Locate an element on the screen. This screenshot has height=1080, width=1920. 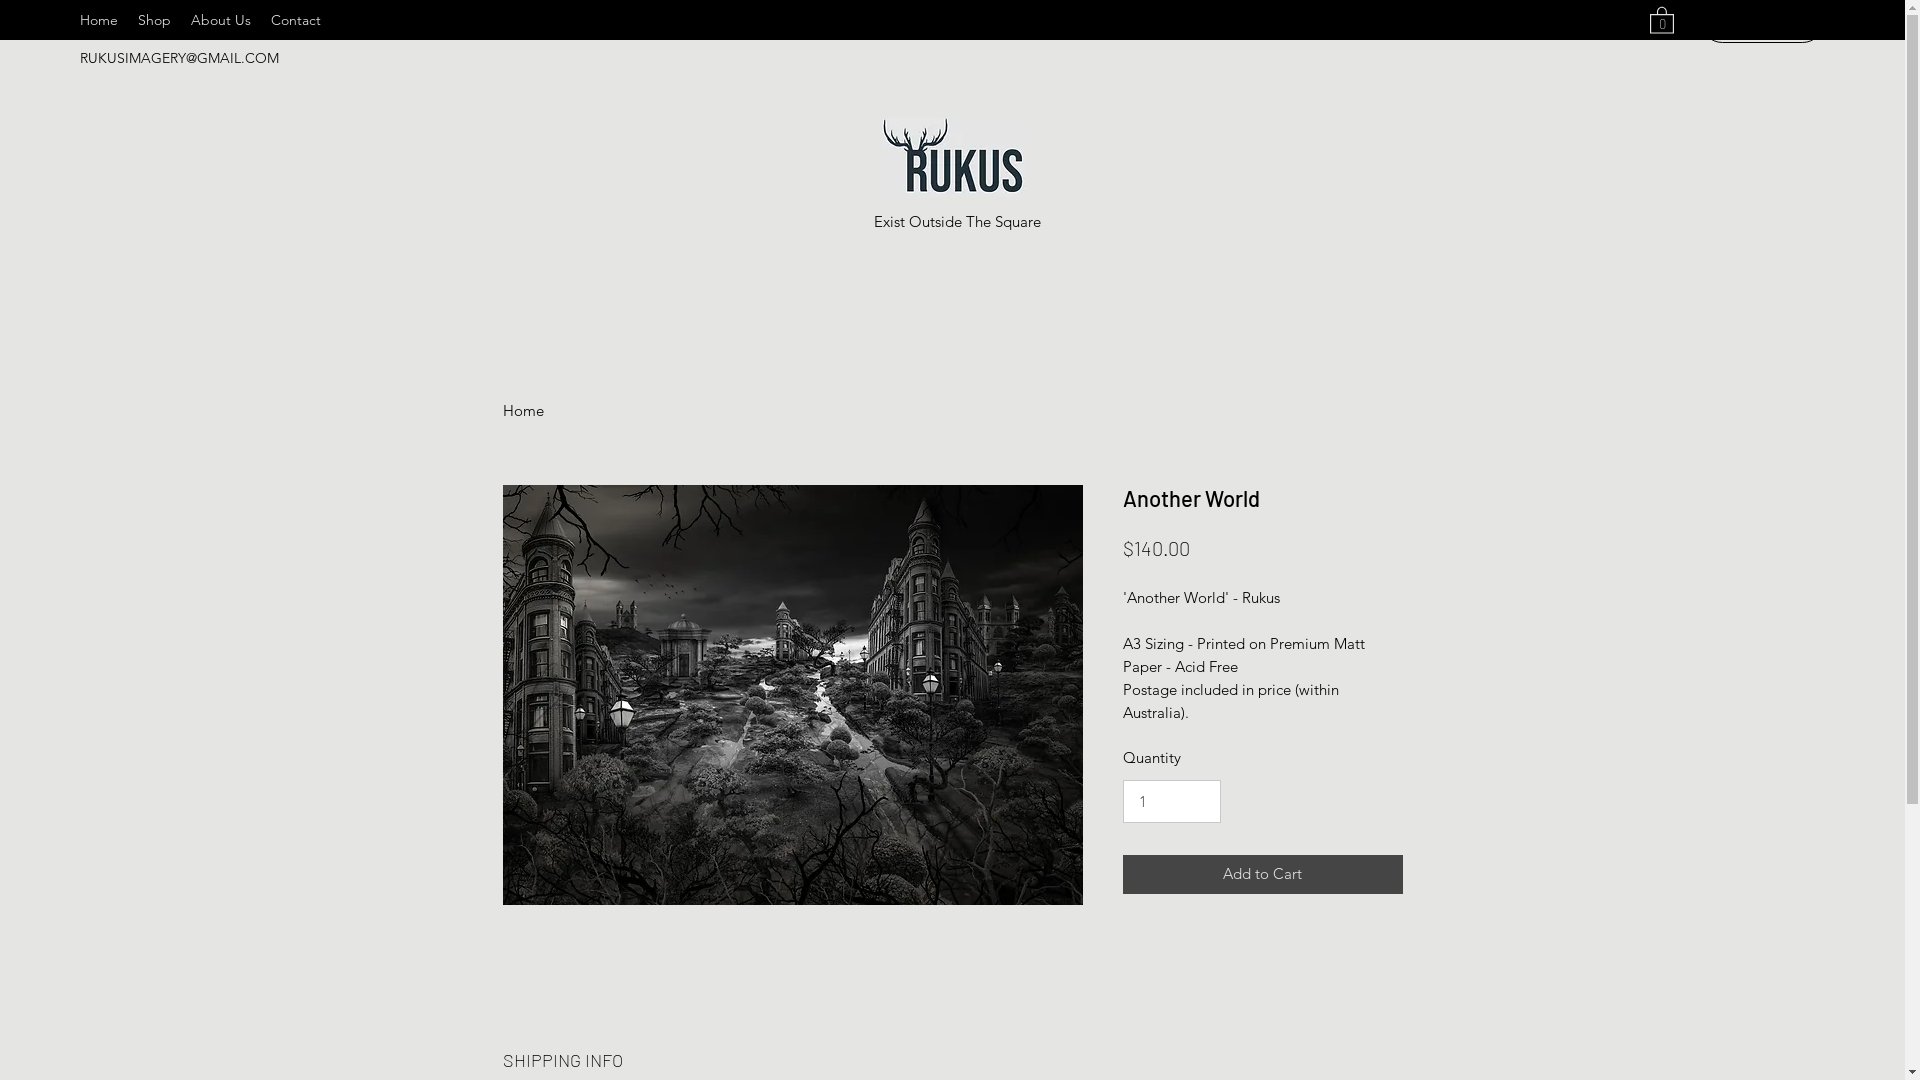
'Shop' is located at coordinates (153, 19).